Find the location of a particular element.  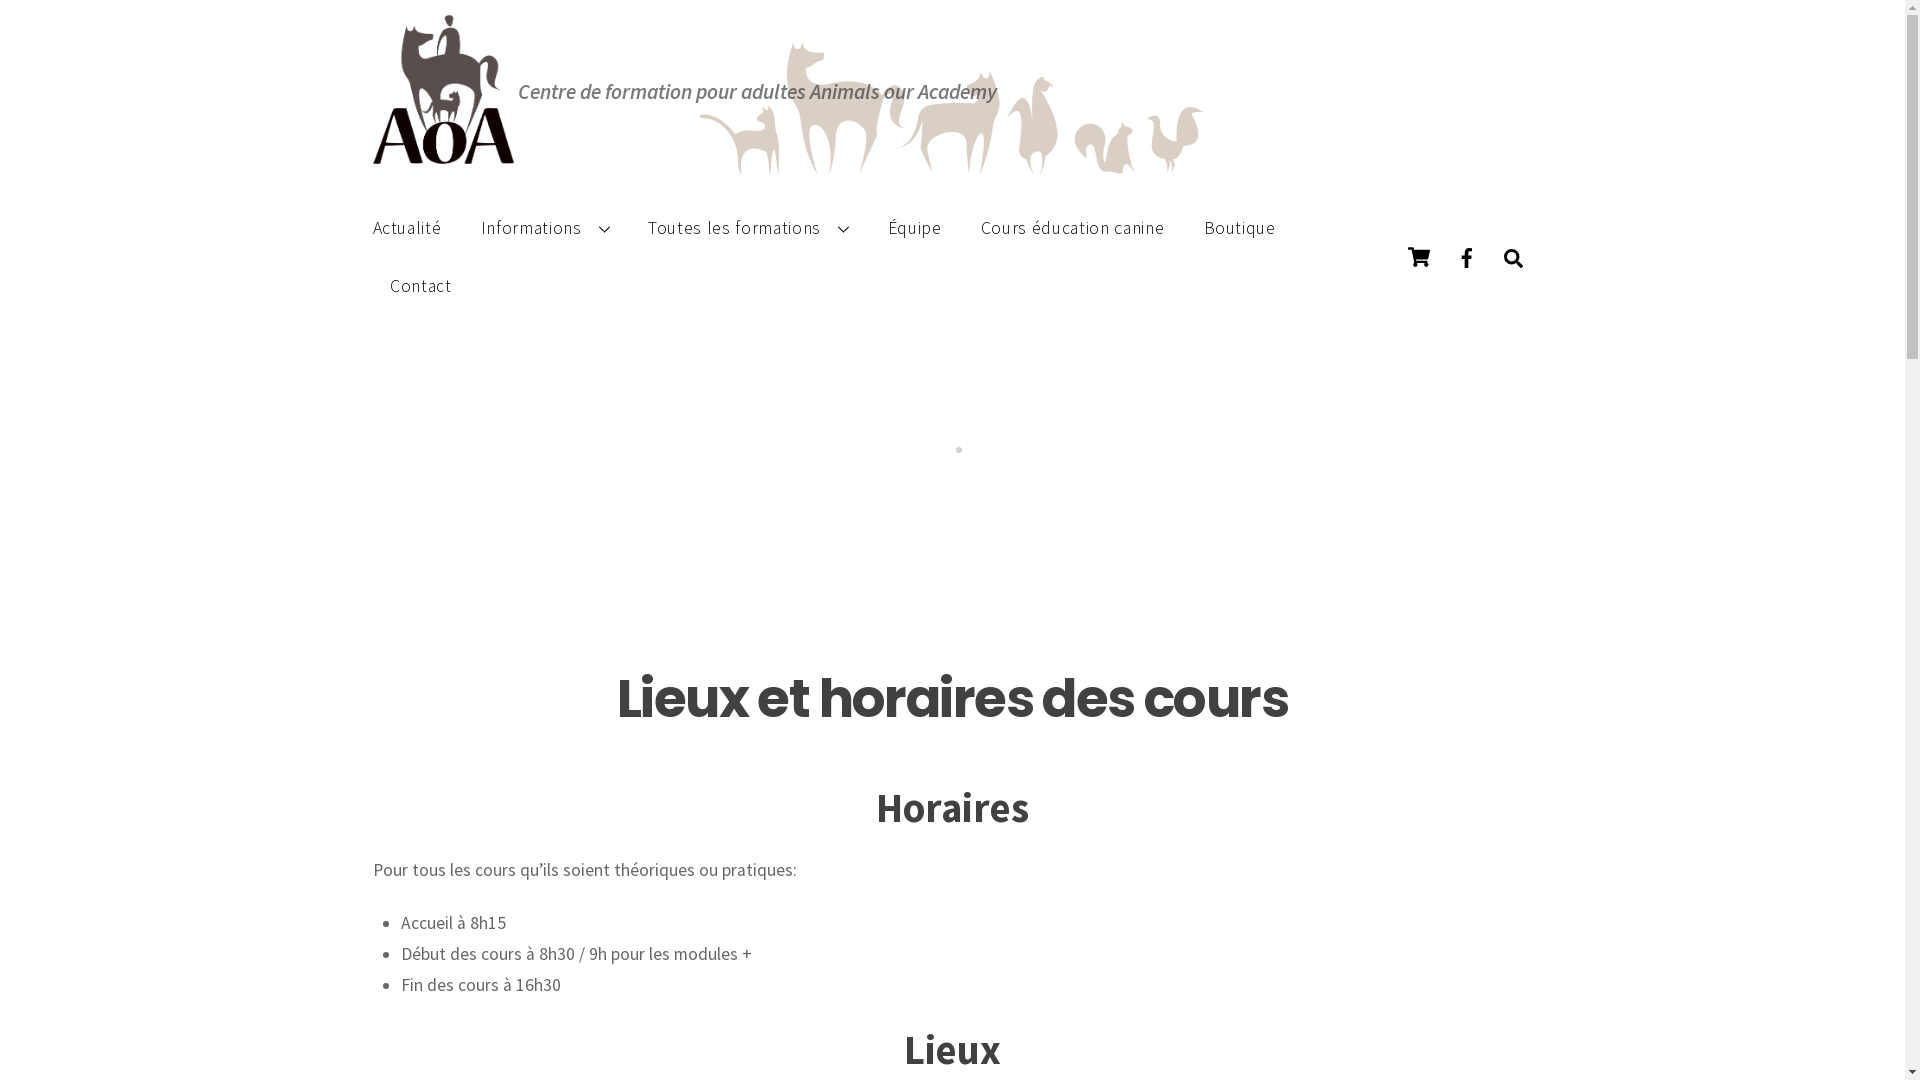

'Chercher' is located at coordinates (1513, 256).